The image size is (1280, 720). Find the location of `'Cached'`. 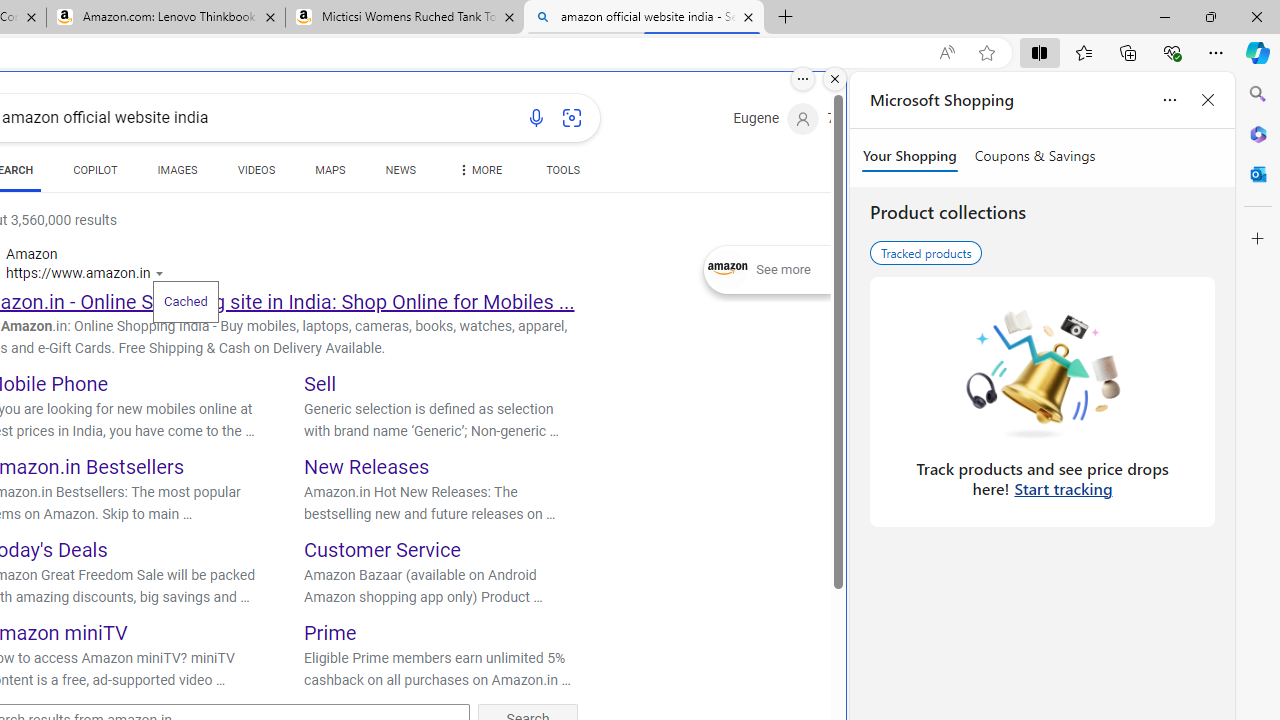

'Cached' is located at coordinates (185, 301).